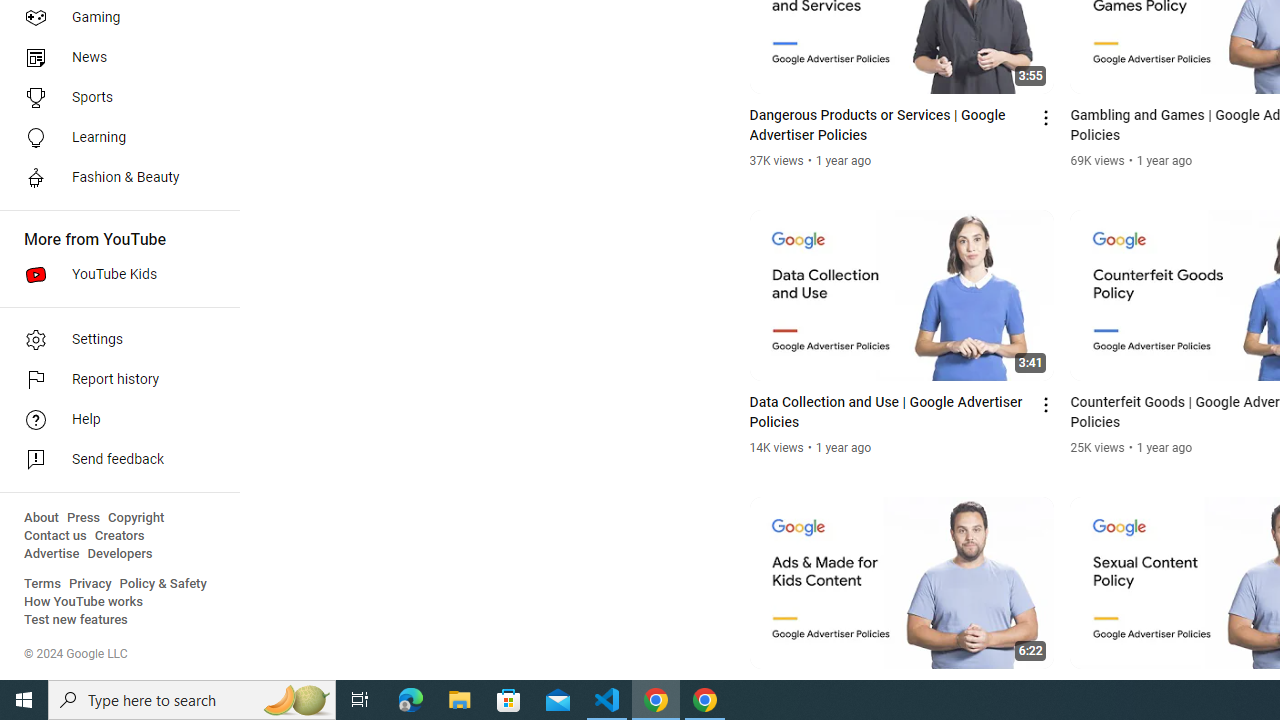 This screenshot has width=1280, height=720. Describe the element at coordinates (112, 380) in the screenshot. I see `'Report history'` at that location.